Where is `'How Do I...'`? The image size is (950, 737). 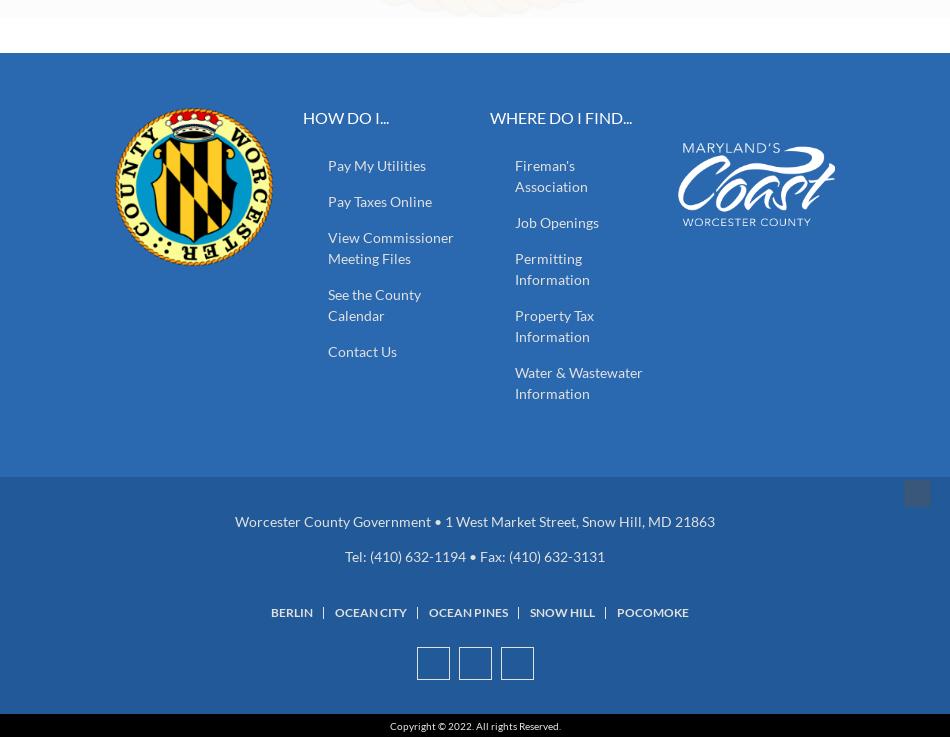 'How Do I...' is located at coordinates (301, 116).